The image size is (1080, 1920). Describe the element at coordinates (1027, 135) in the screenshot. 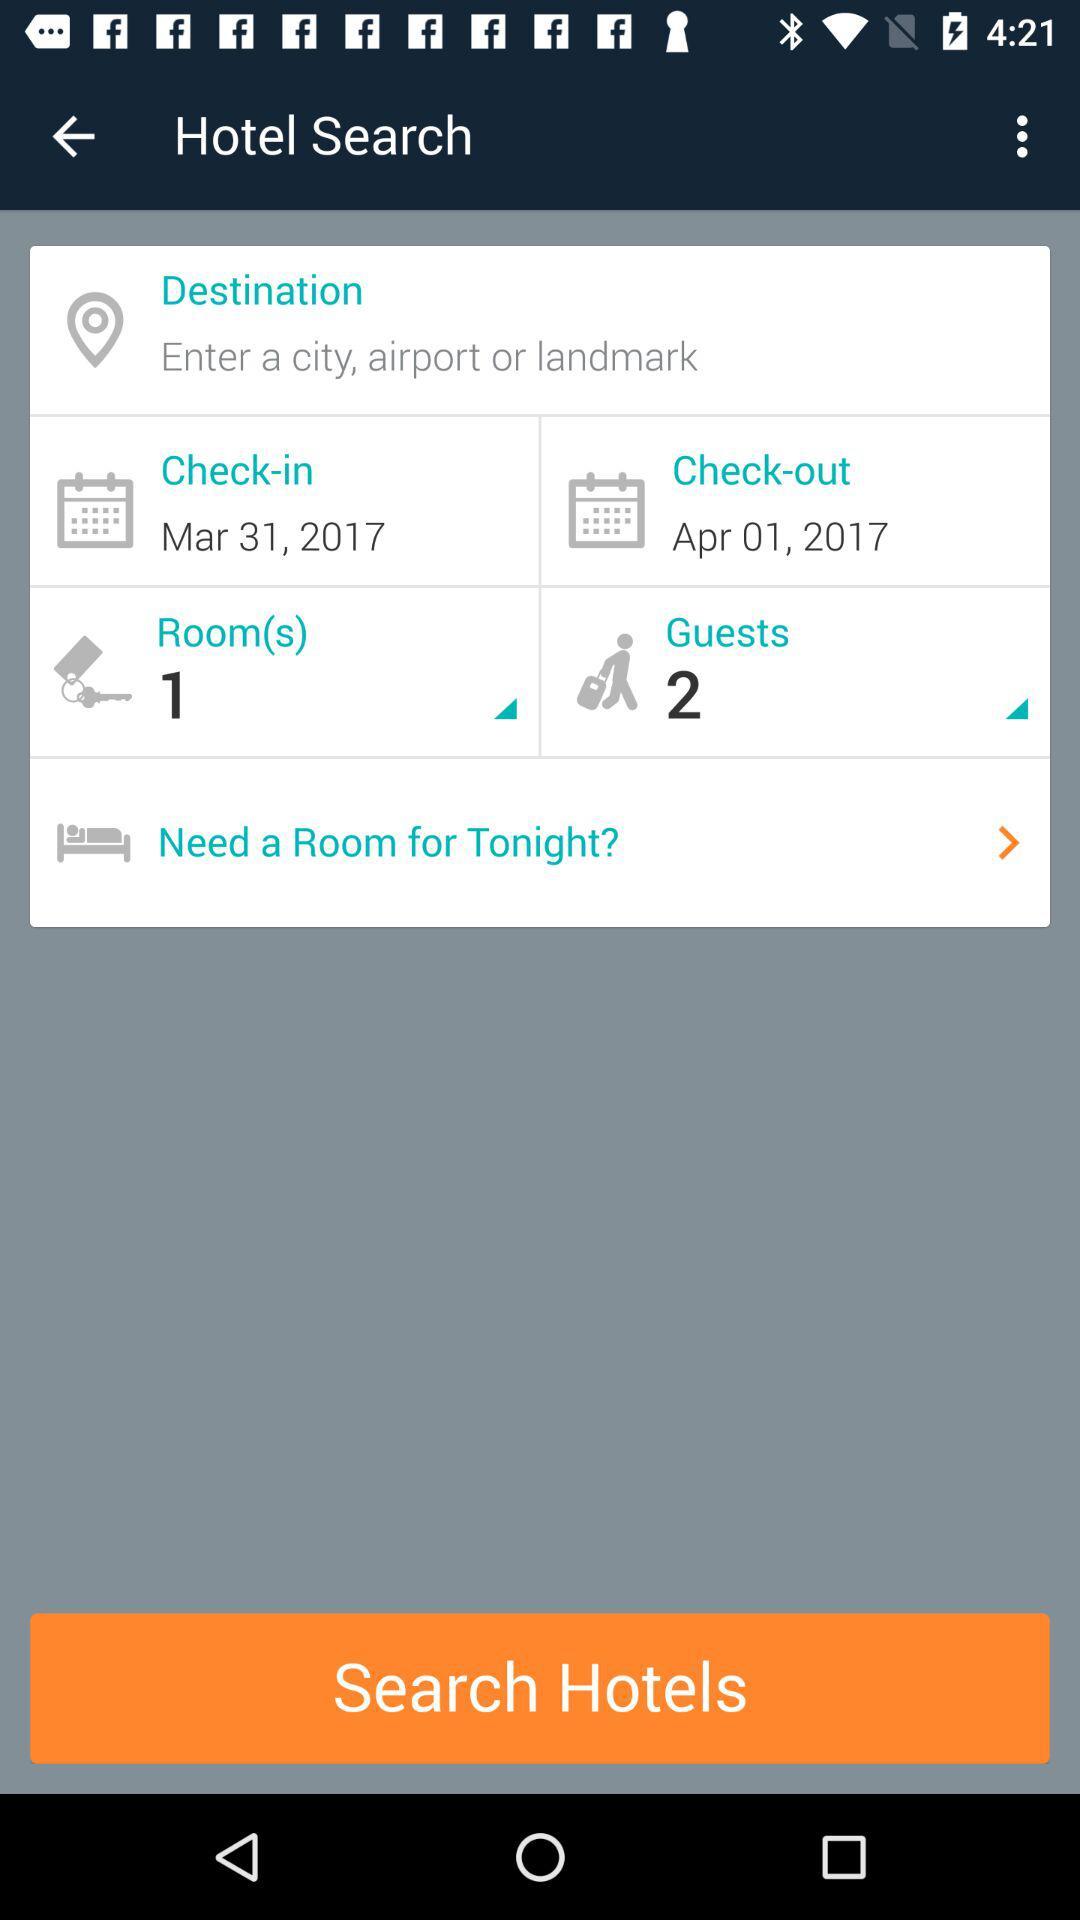

I see `the item to the right of hotel search icon` at that location.